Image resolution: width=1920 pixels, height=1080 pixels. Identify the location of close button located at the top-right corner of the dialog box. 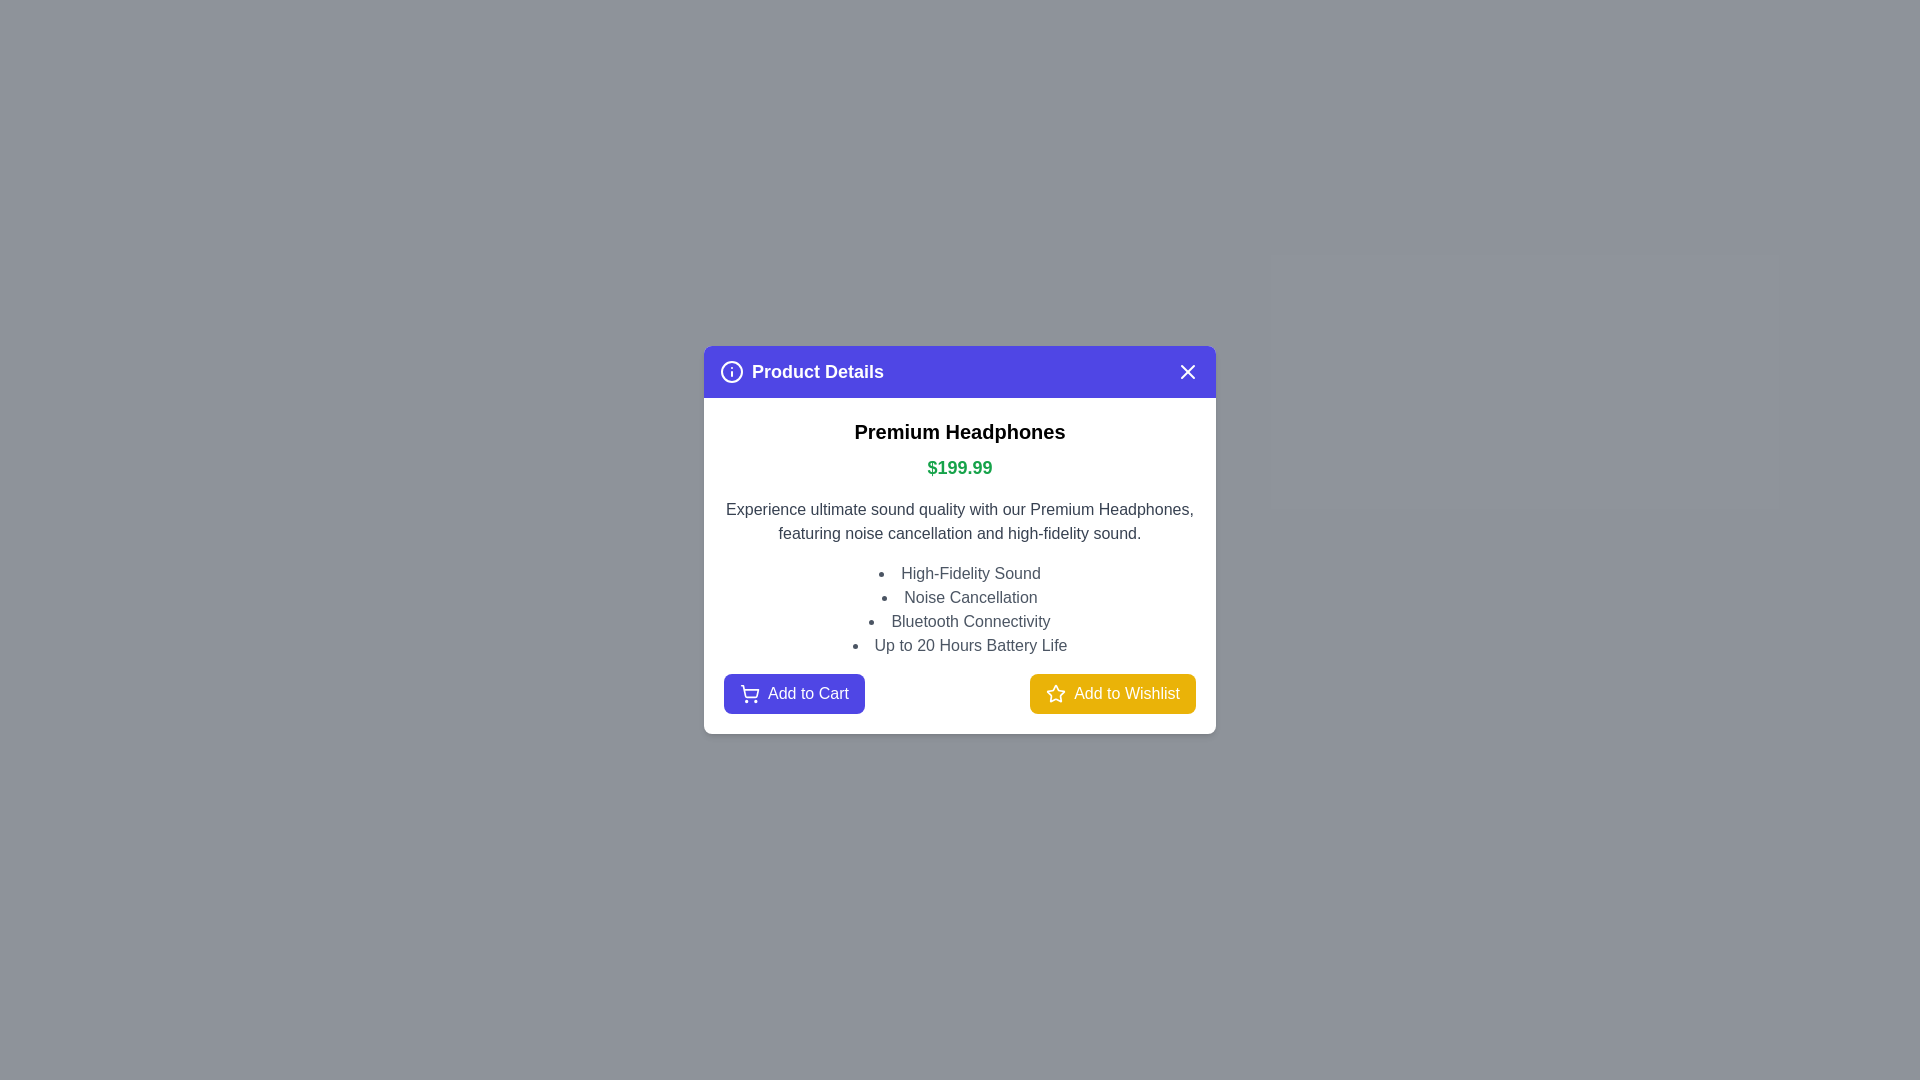
(1188, 371).